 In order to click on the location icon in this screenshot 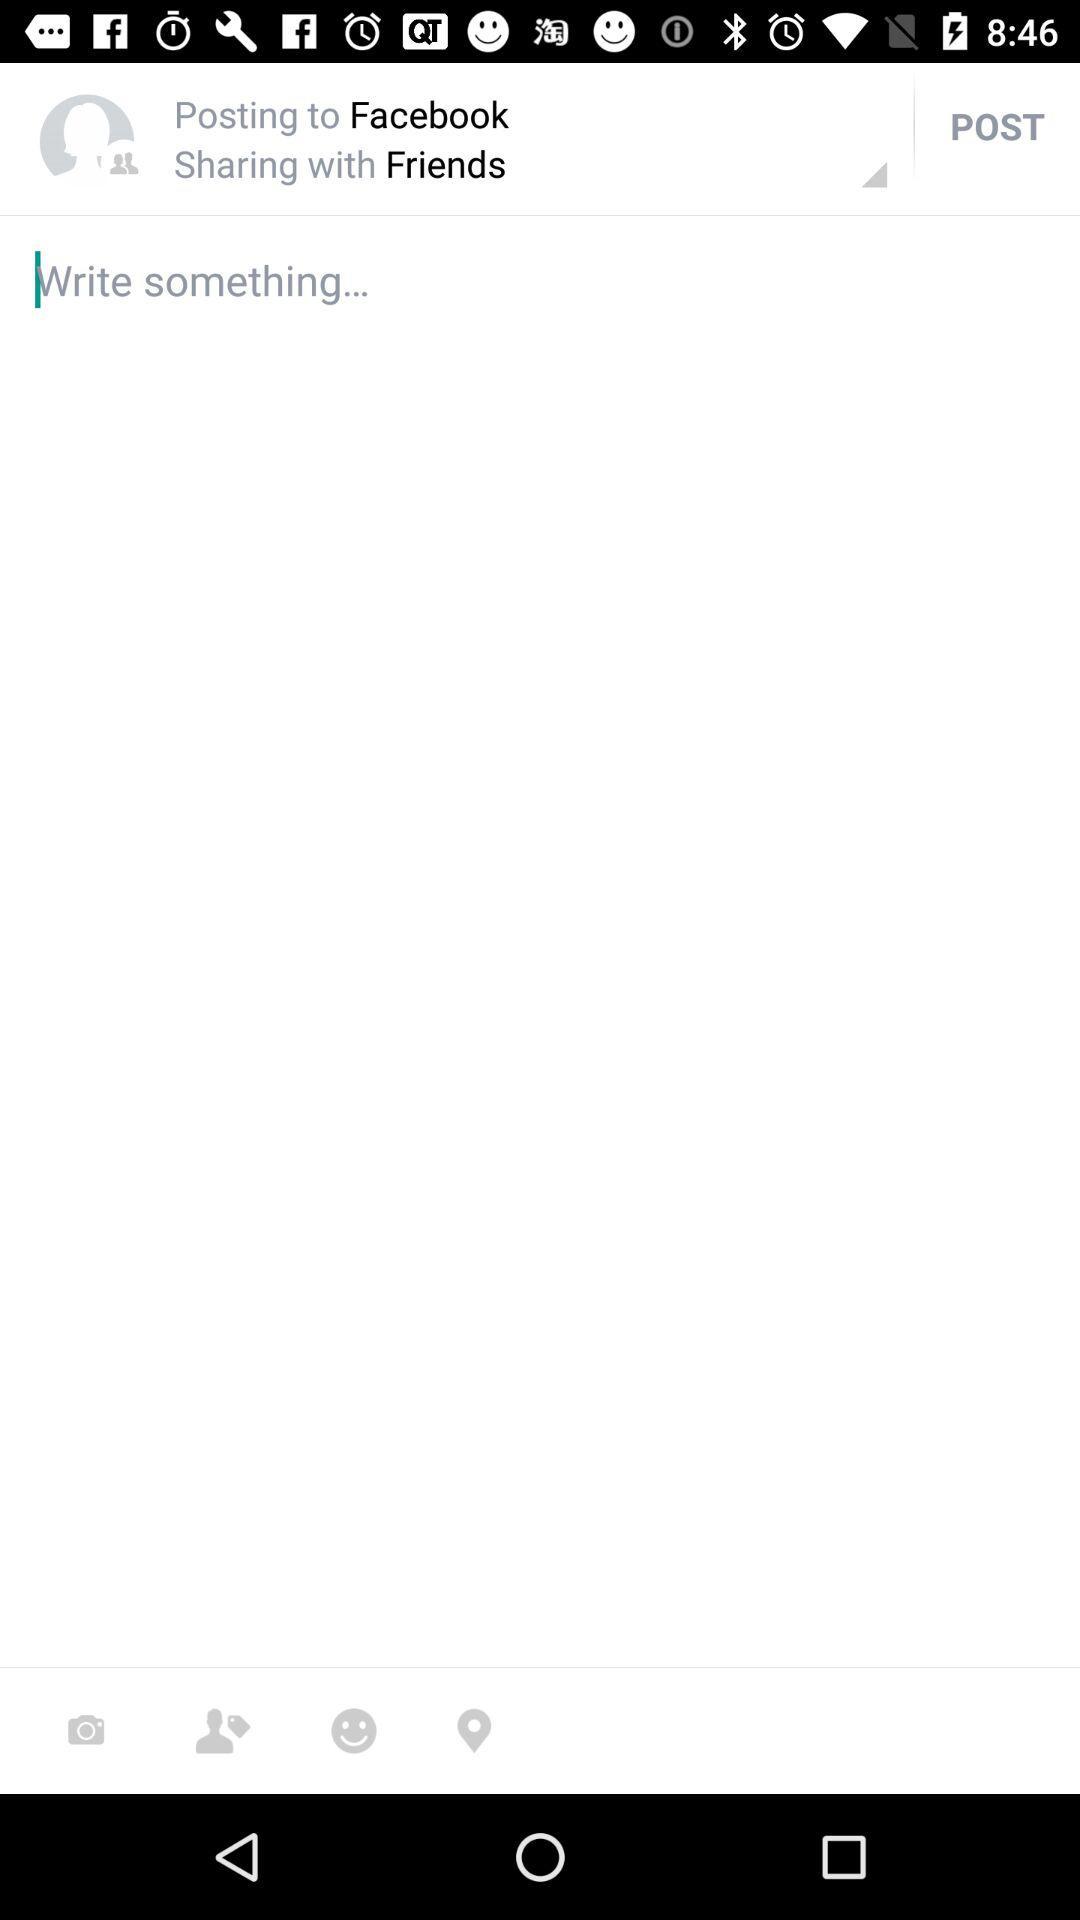, I will do `click(474, 1730)`.